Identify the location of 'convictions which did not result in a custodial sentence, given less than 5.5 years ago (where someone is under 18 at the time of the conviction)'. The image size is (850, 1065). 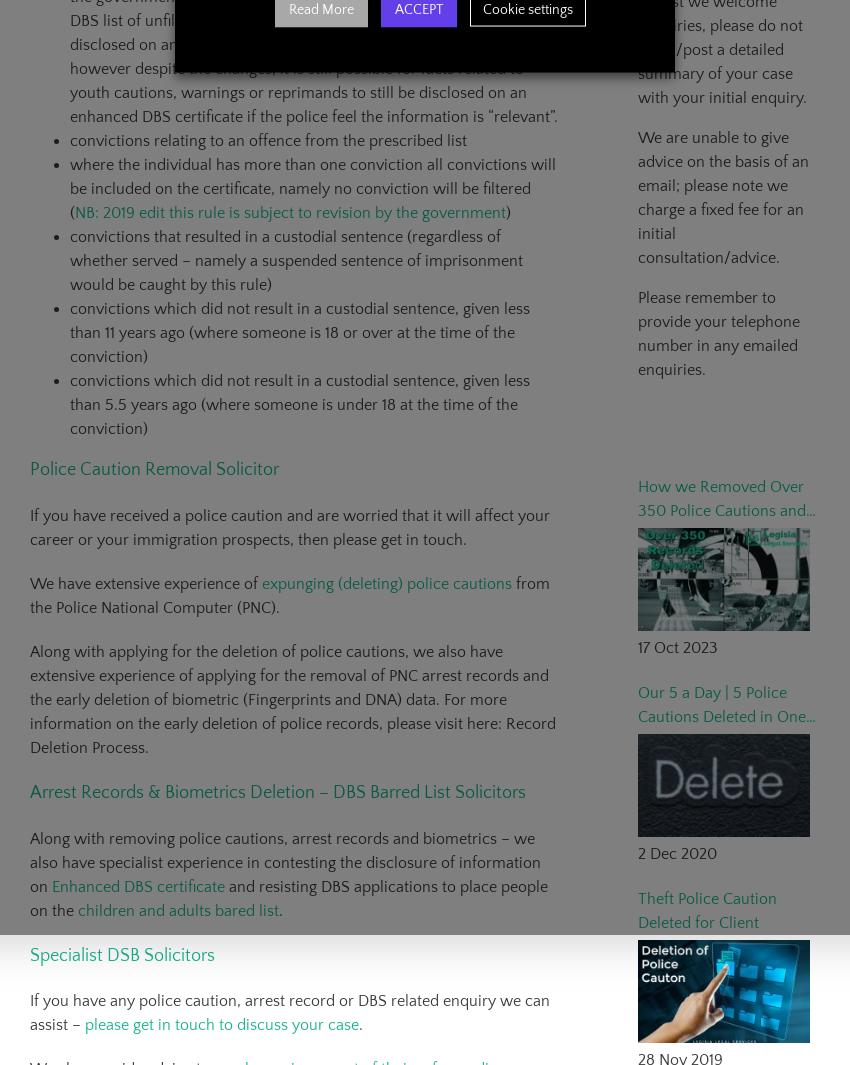
(299, 404).